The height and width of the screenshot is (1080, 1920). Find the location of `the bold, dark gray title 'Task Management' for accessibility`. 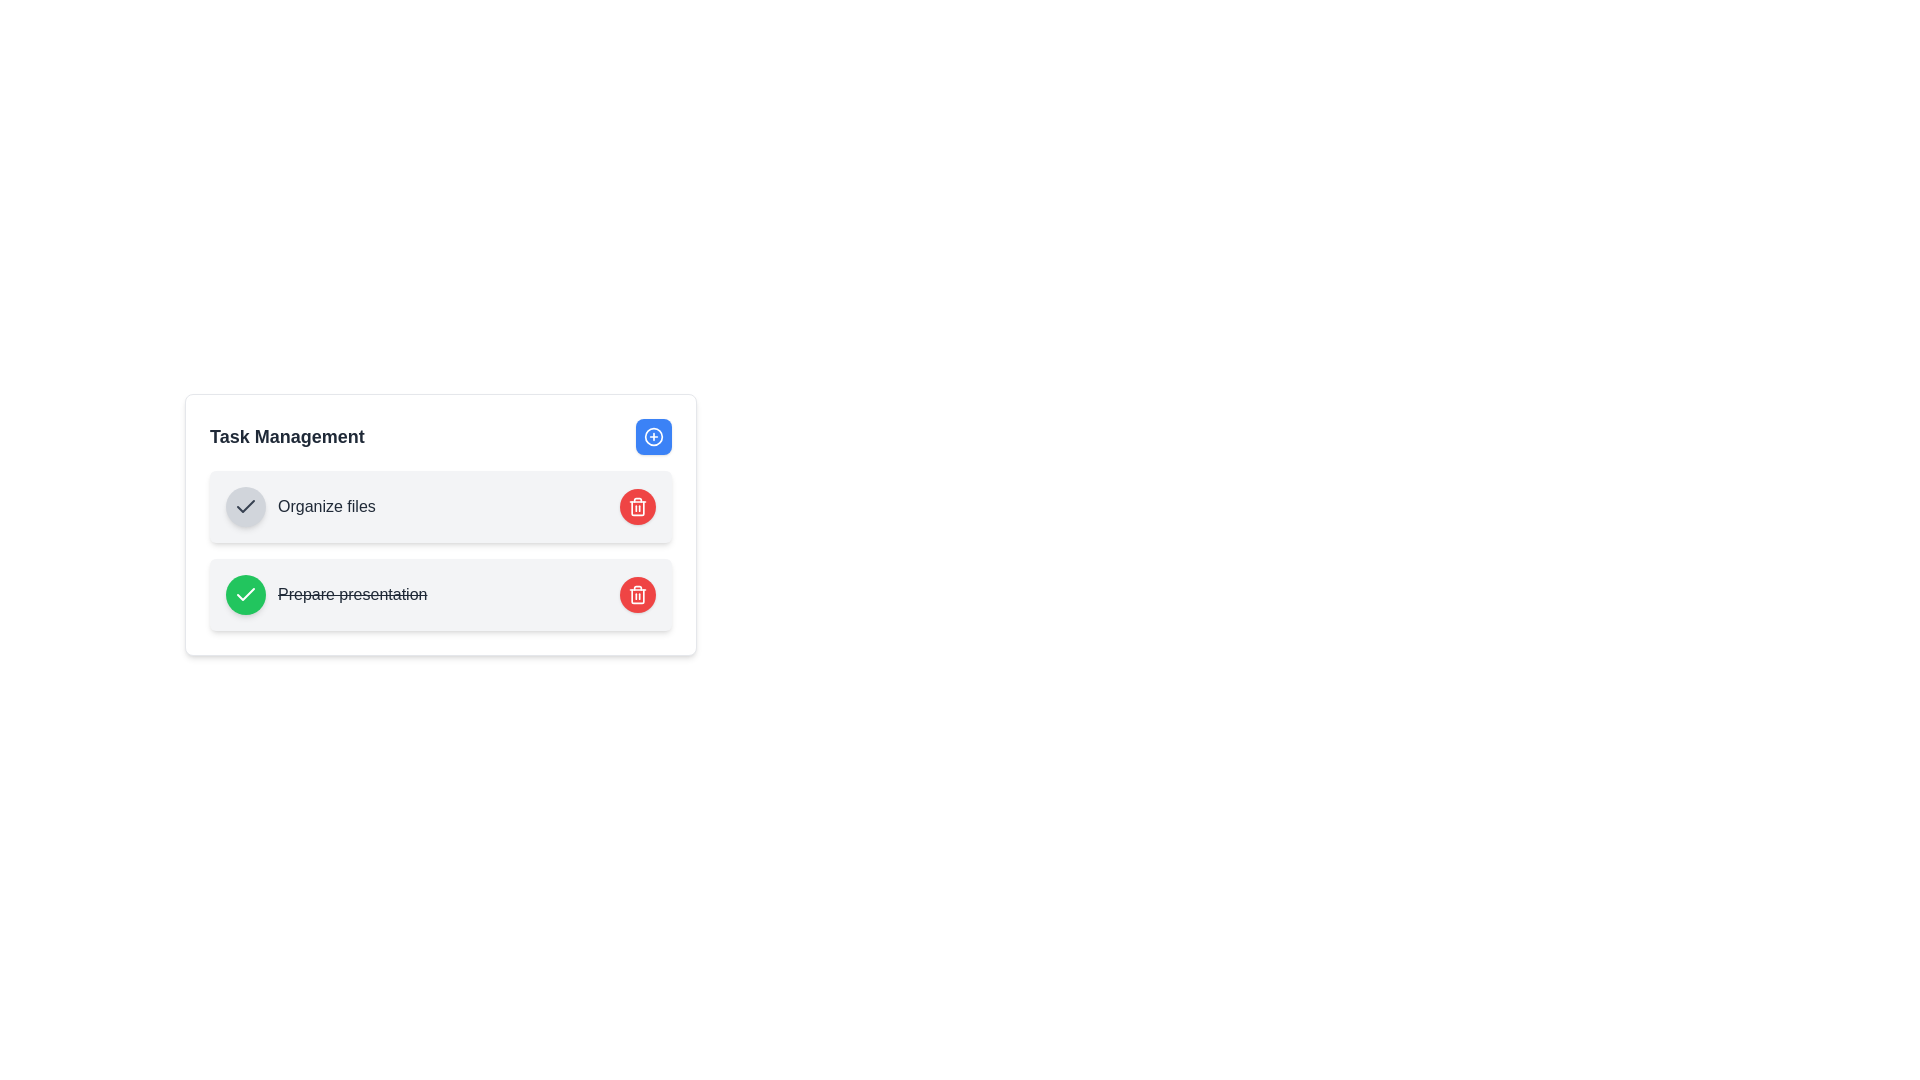

the bold, dark gray title 'Task Management' for accessibility is located at coordinates (286, 435).